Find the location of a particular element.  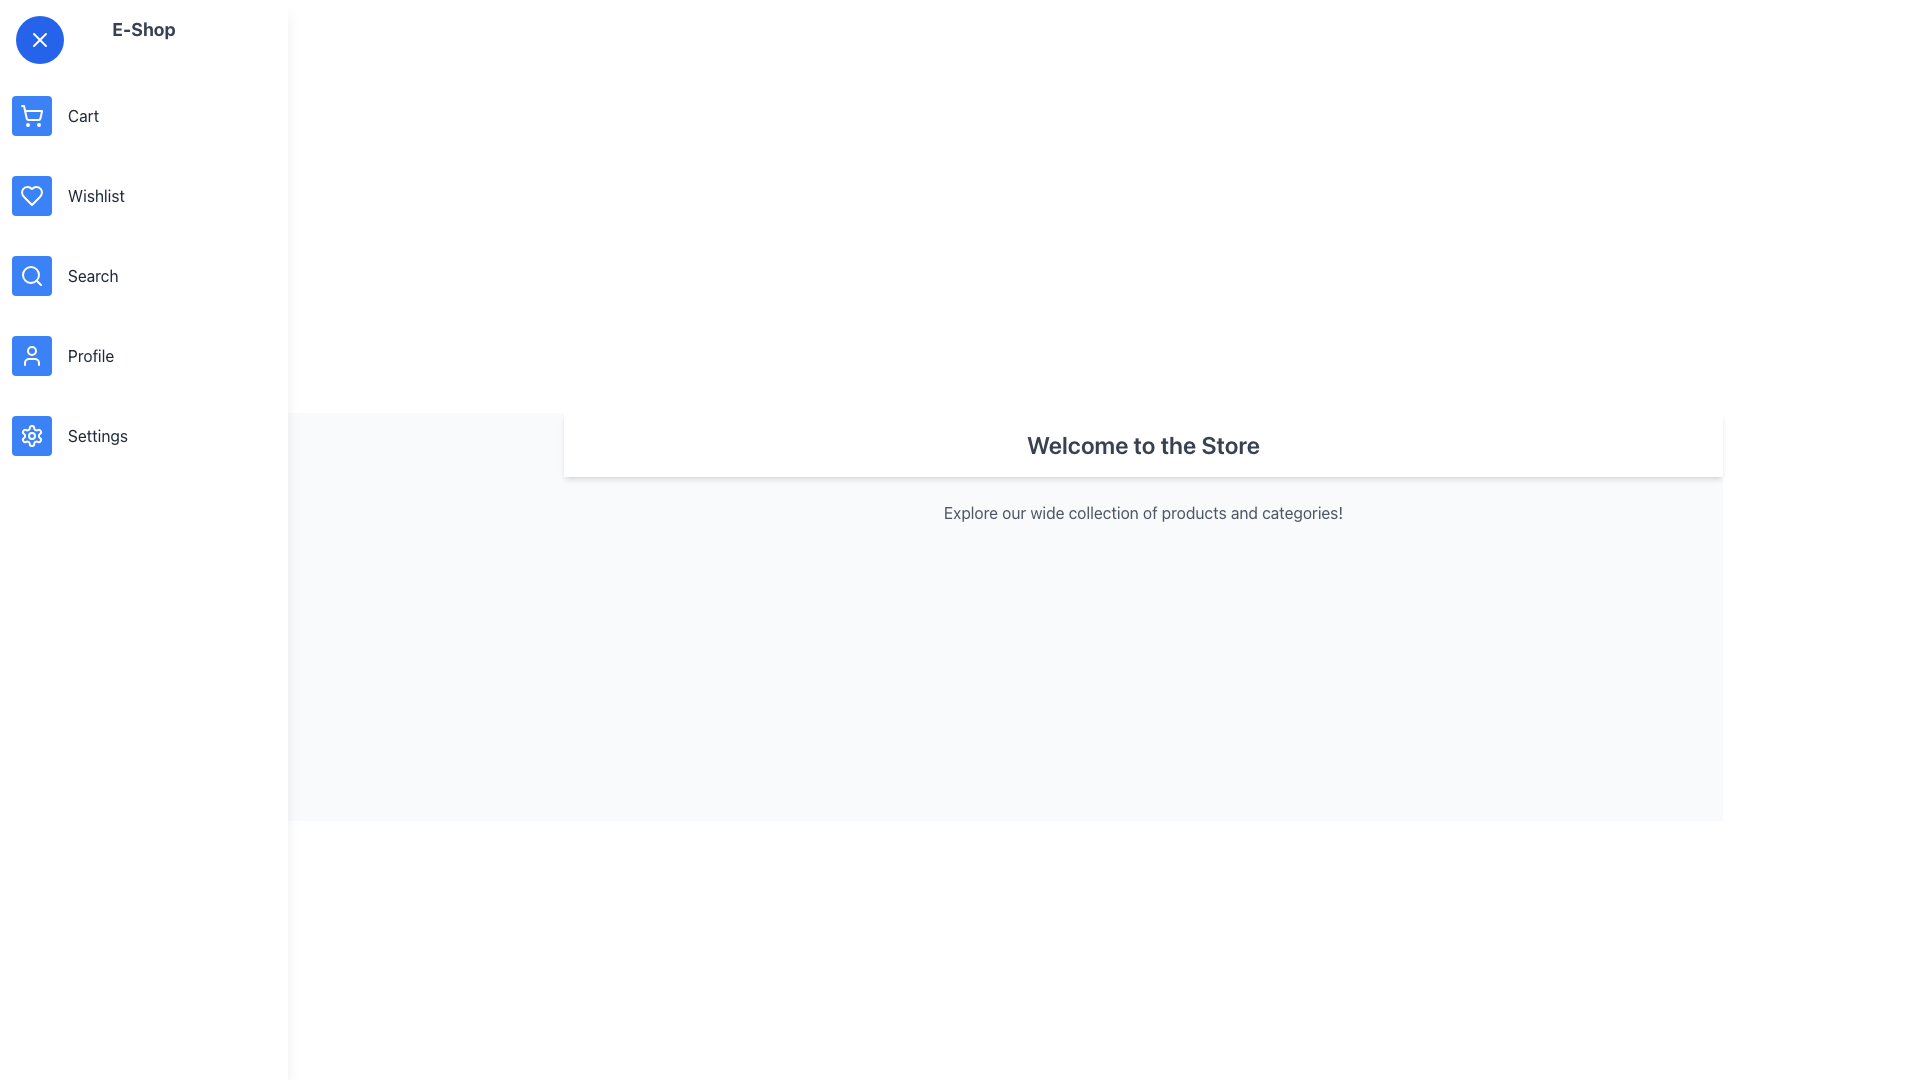

the Close Icon, which is an 'X' shape located in the top-left corner of the side navigation menu is located at coordinates (39, 39).